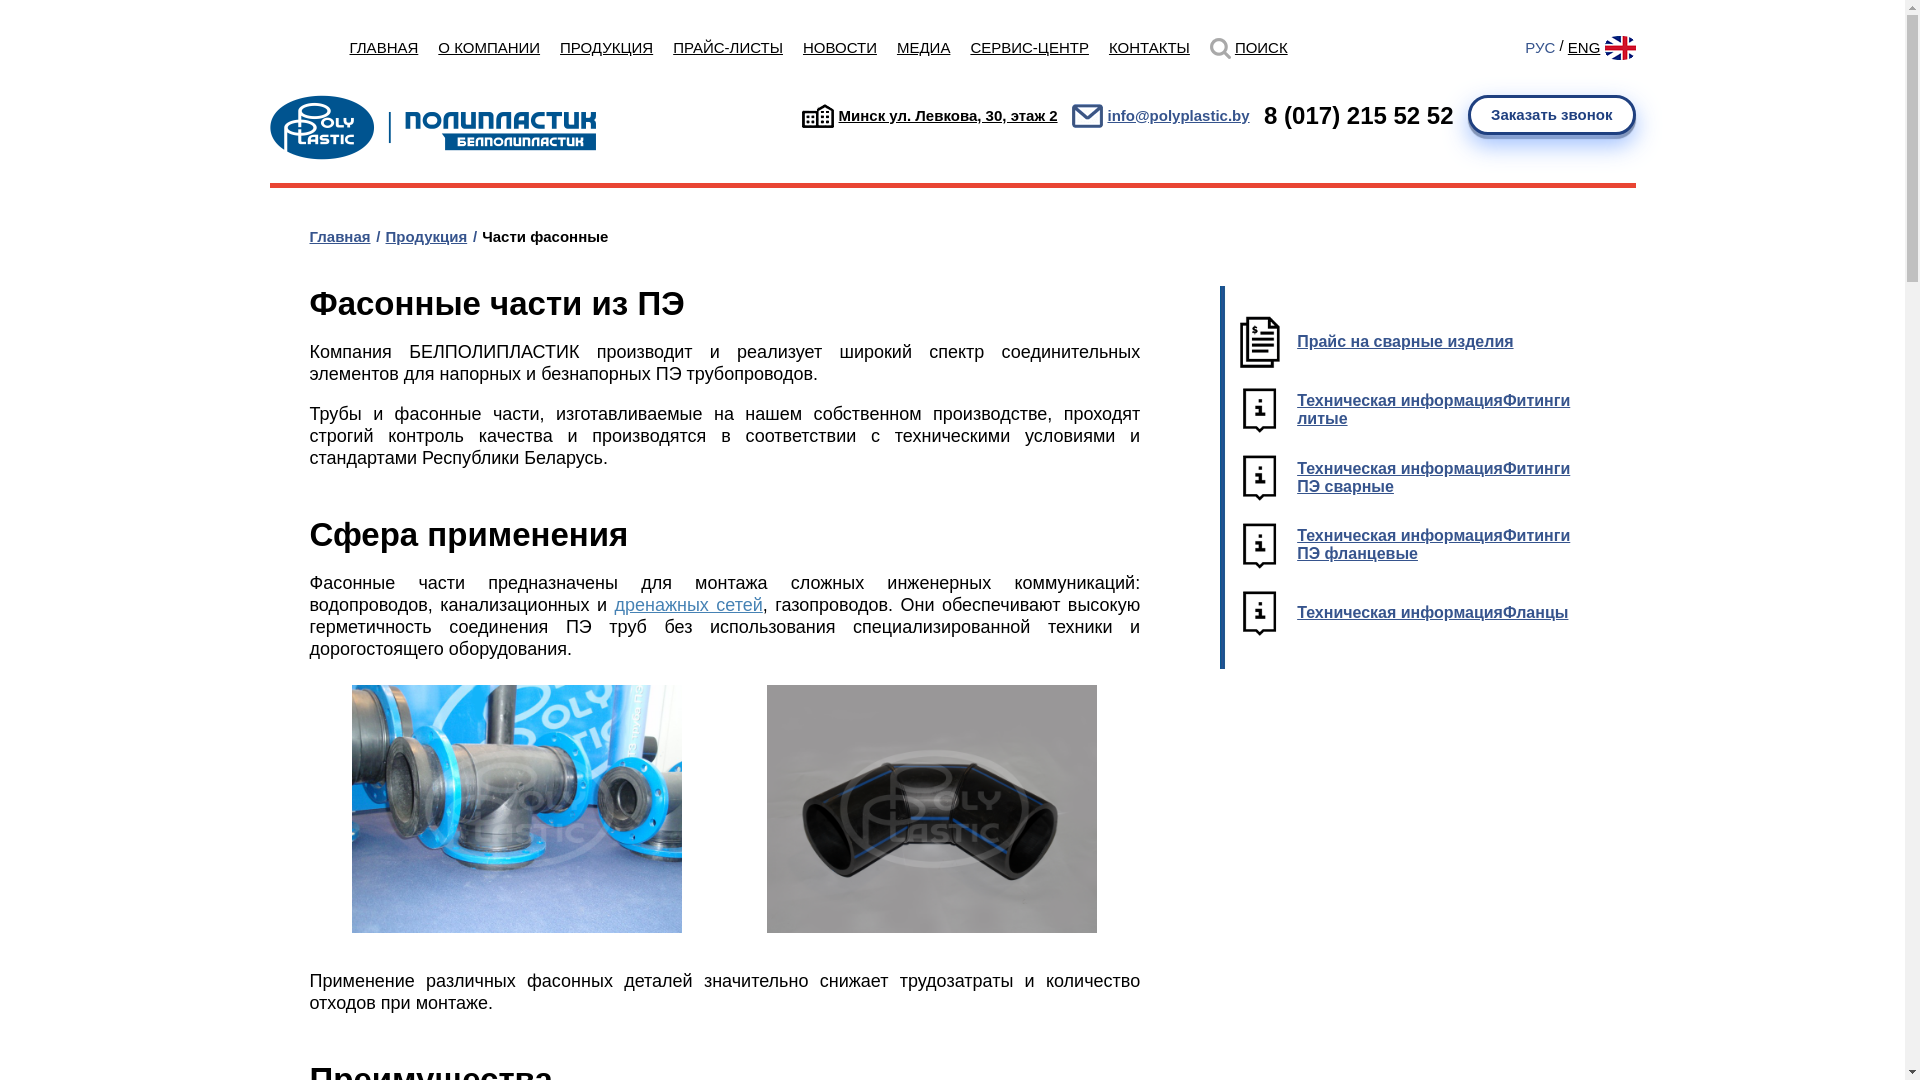 The height and width of the screenshot is (1080, 1920). What do you see at coordinates (1177, 115) in the screenshot?
I see `'info@polyplastic.by'` at bounding box center [1177, 115].